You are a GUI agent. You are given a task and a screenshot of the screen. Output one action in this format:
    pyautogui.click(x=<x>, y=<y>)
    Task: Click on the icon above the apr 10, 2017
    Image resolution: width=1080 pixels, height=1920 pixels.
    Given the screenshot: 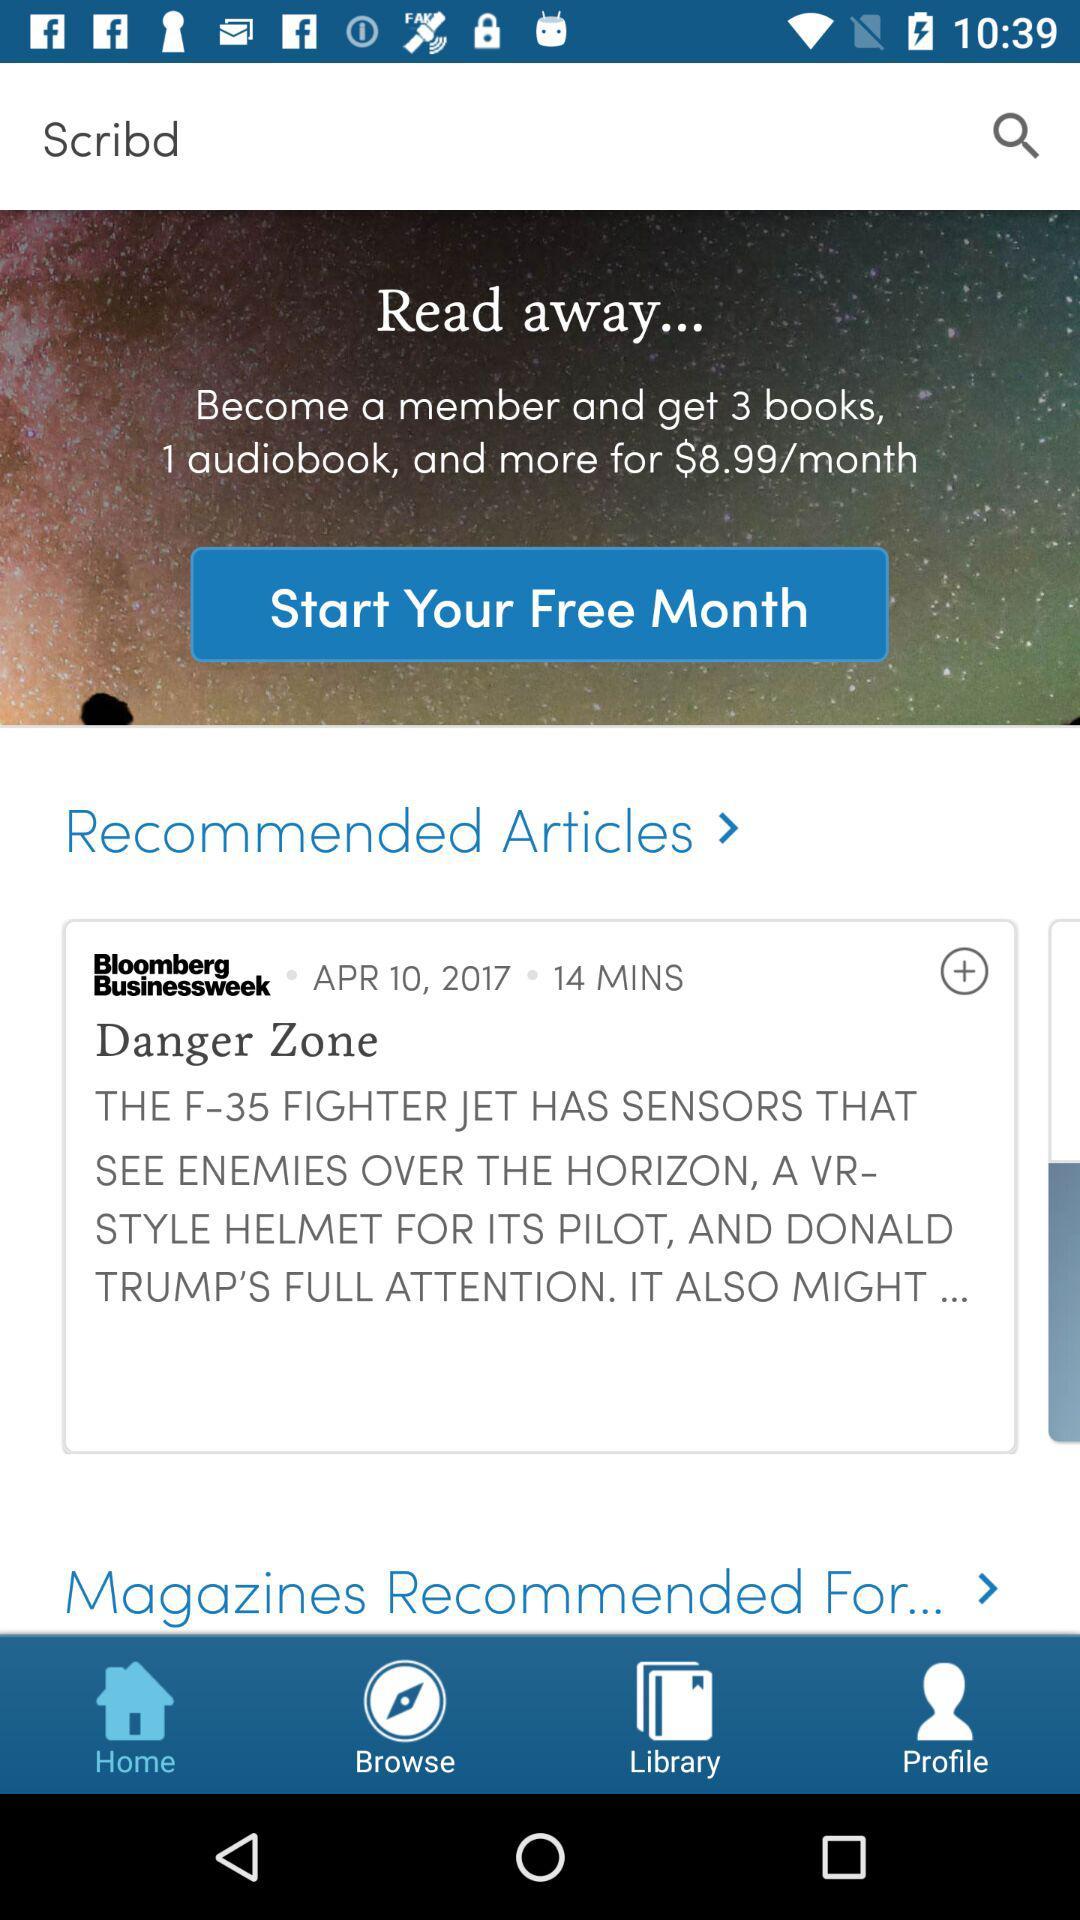 What is the action you would take?
    pyautogui.click(x=409, y=806)
    